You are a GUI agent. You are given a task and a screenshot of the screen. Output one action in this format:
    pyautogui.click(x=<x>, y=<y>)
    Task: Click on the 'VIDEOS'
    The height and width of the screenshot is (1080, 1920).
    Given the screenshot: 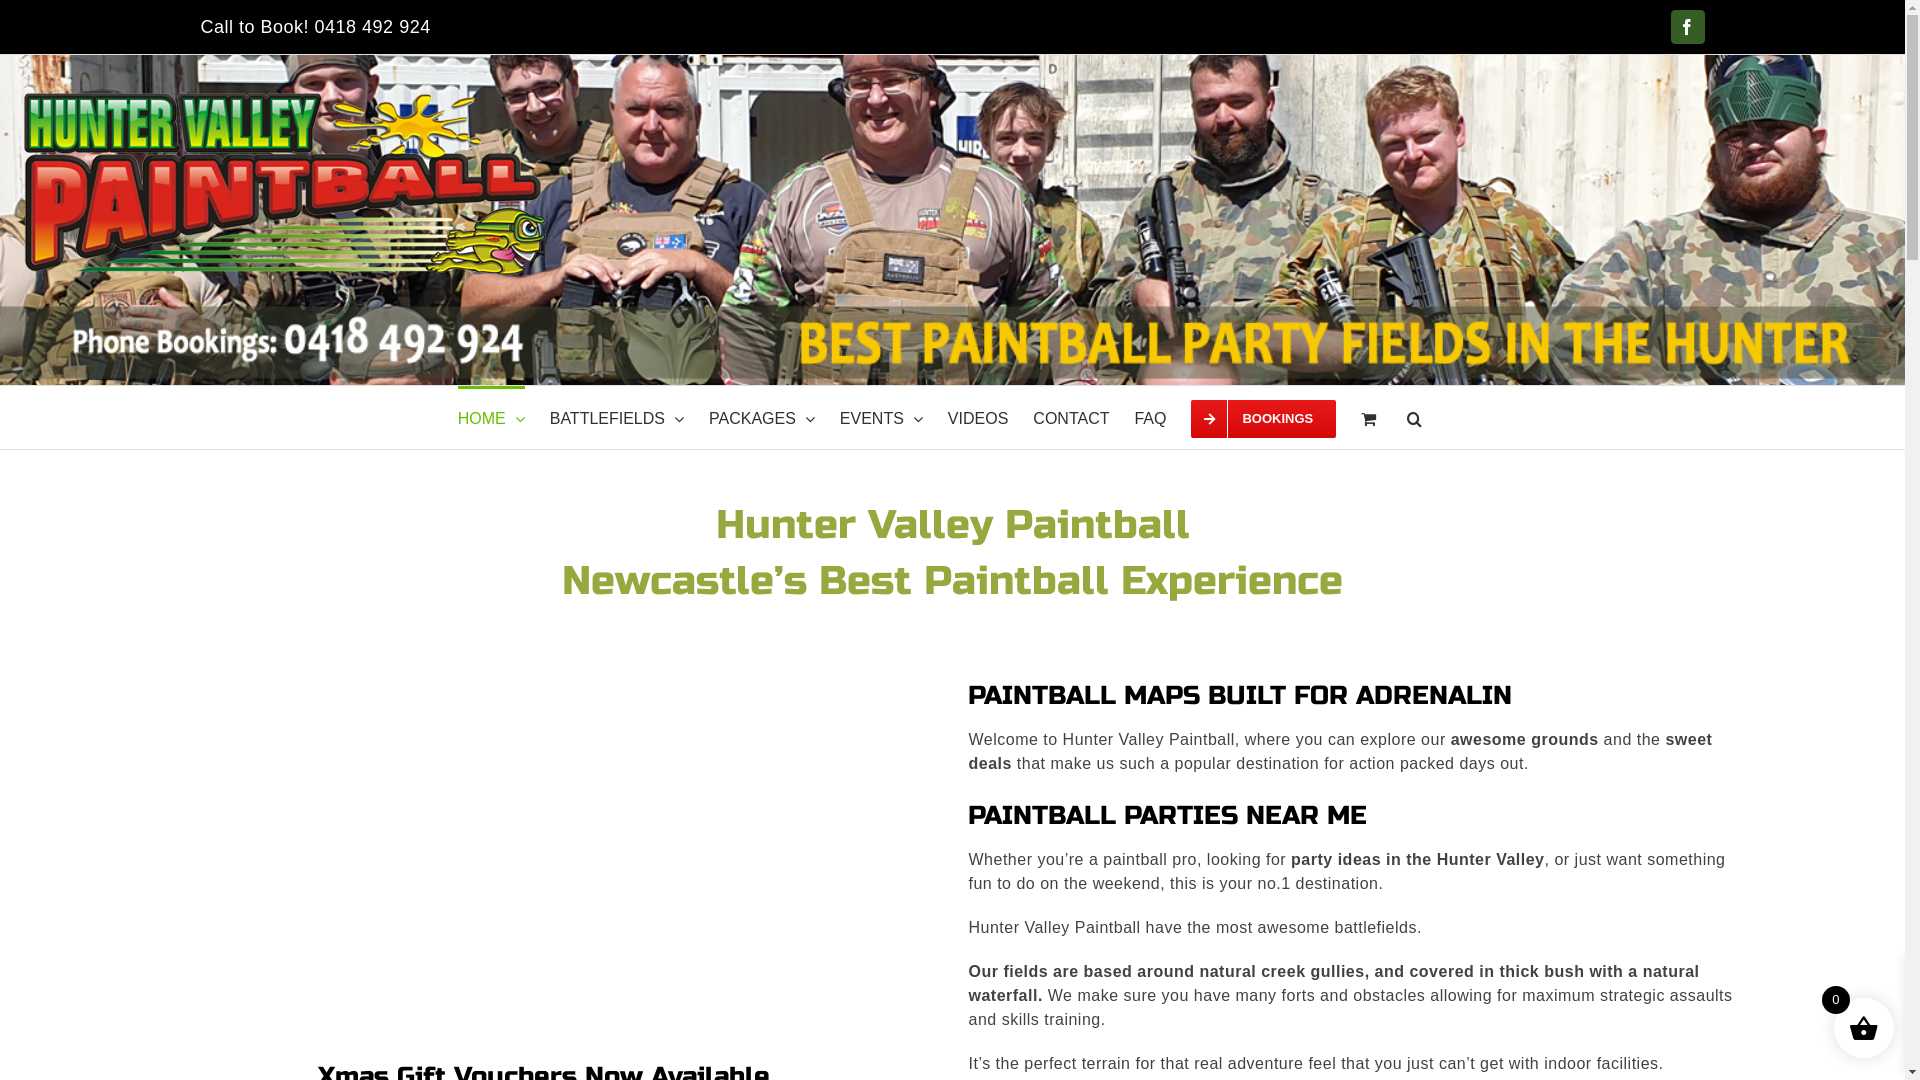 What is the action you would take?
    pyautogui.click(x=978, y=416)
    